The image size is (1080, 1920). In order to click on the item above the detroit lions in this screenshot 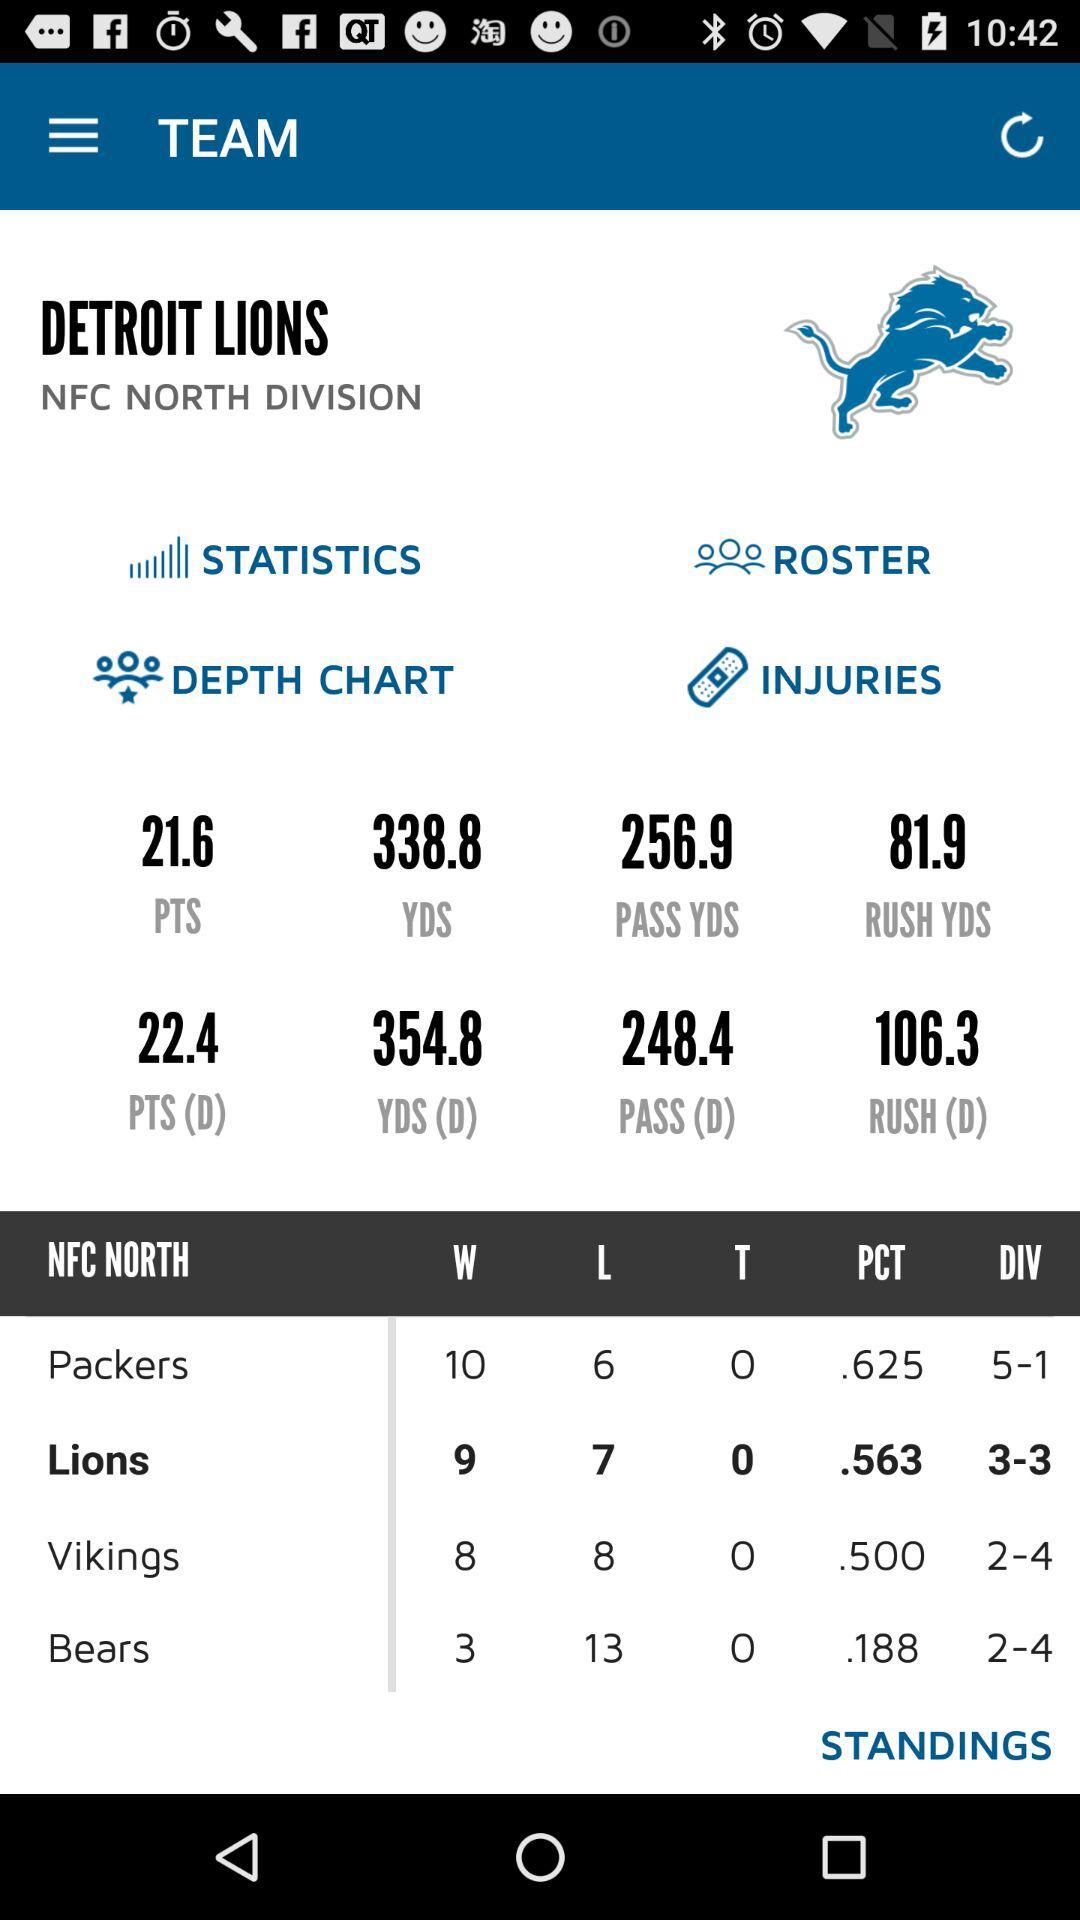, I will do `click(72, 135)`.